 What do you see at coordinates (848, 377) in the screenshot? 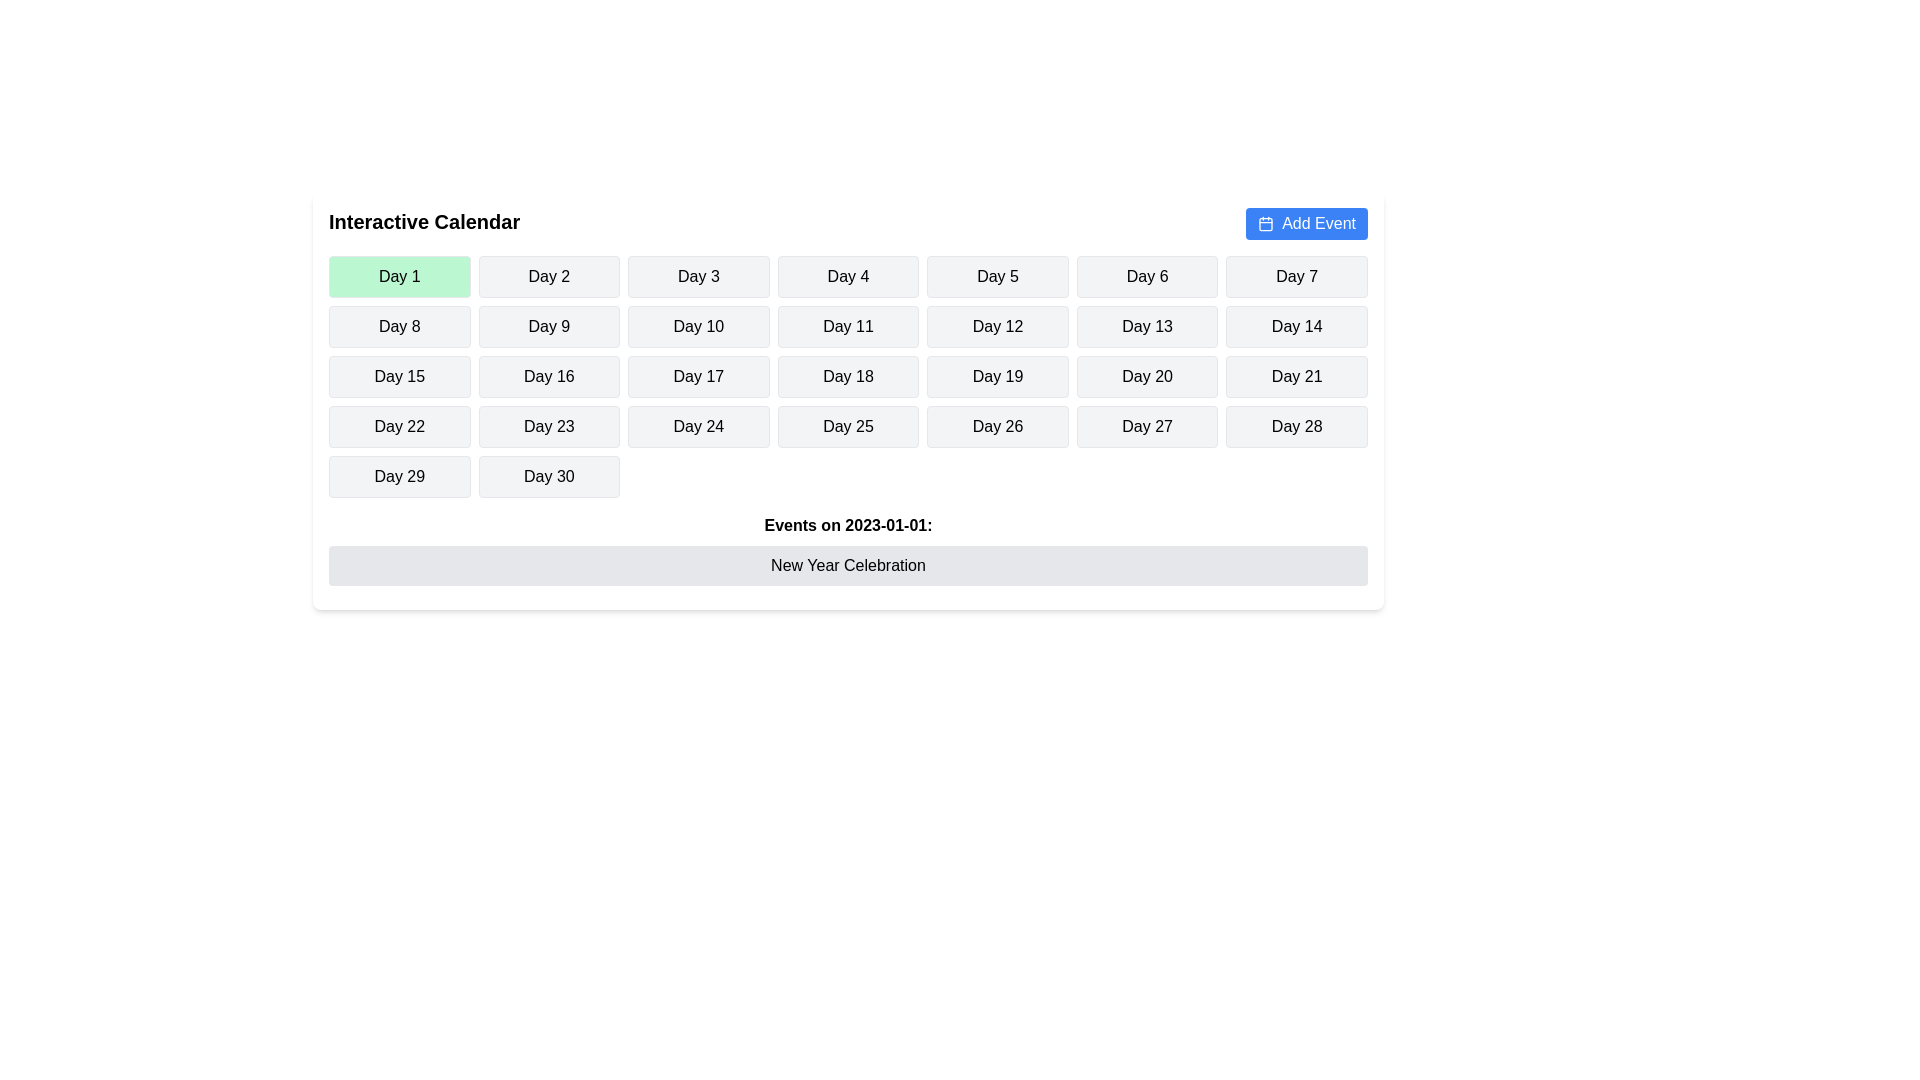
I see `the 'Day 18' button, which is a rectangular button with rounded corners, gray background, and bold black text, to observe its hover effects` at bounding box center [848, 377].